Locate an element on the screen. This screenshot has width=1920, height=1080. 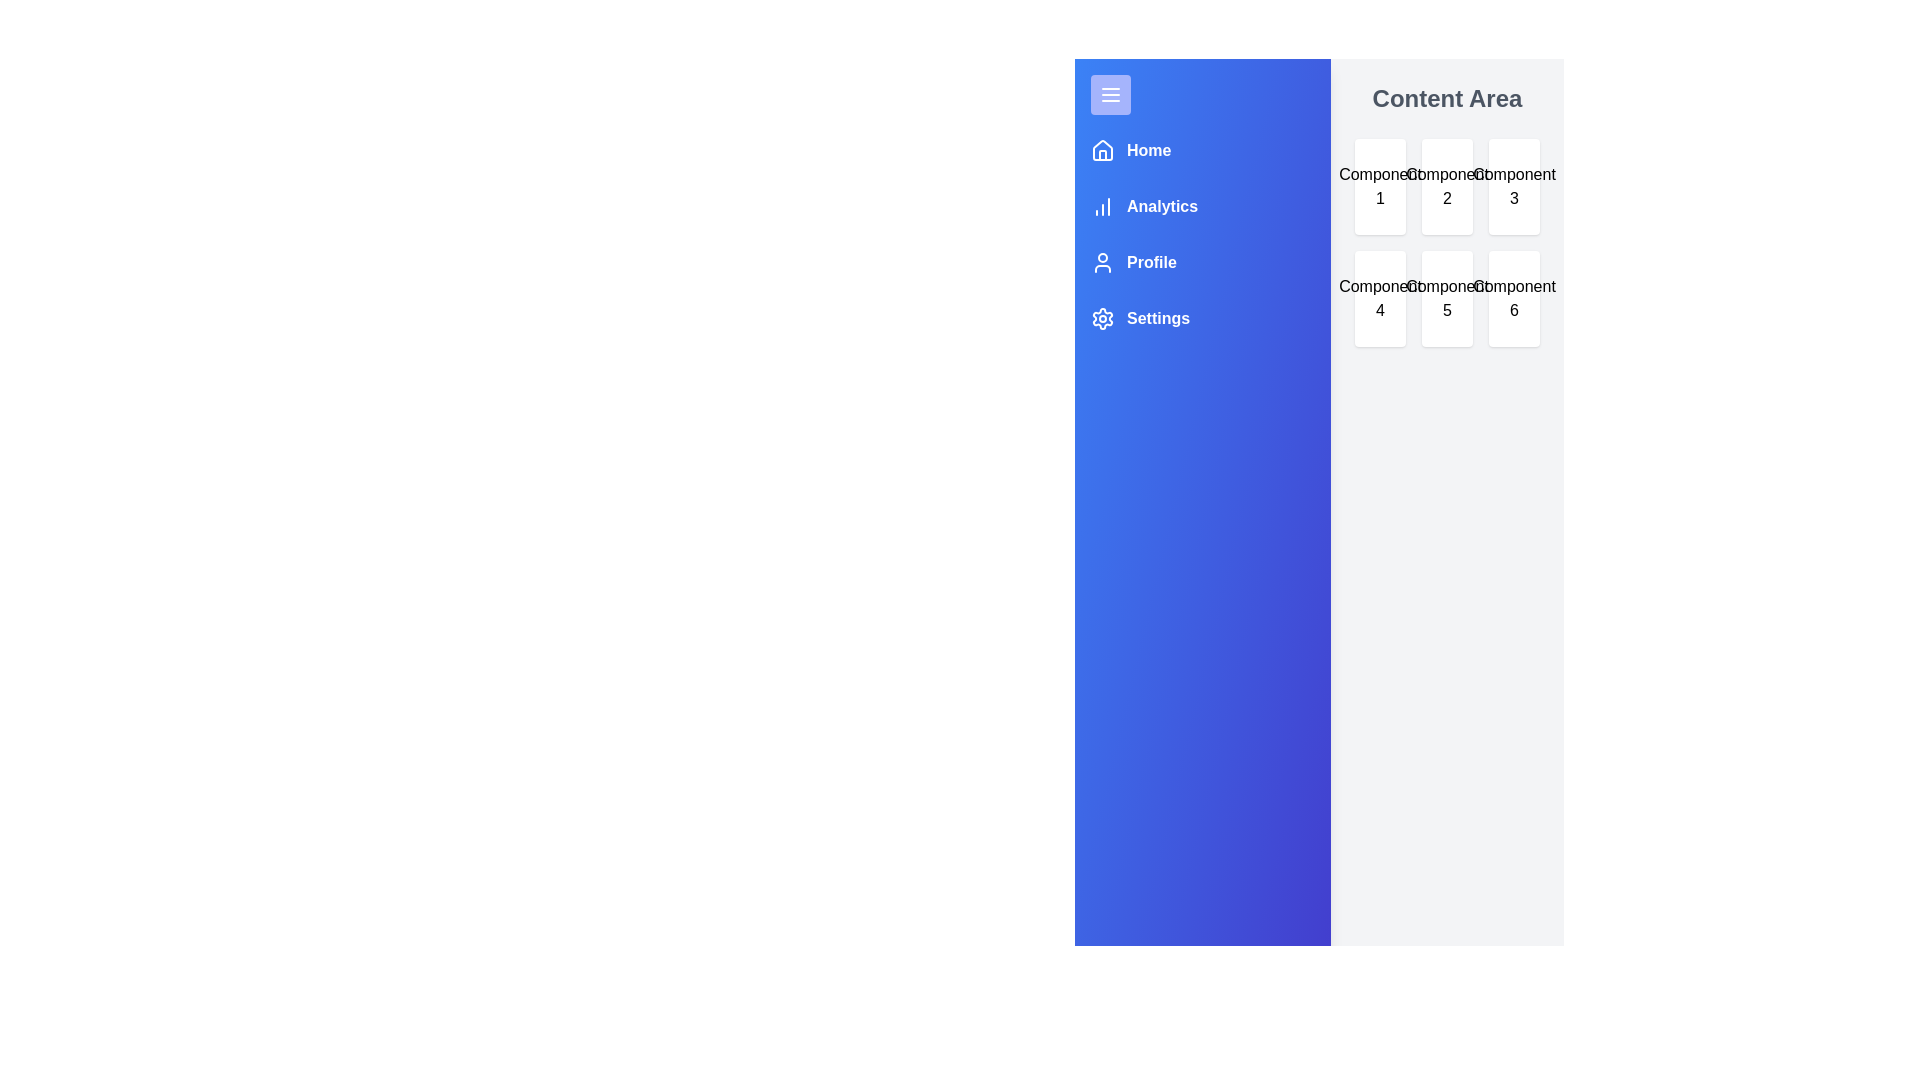
the menu item Home to view its tooltip is located at coordinates (1131, 149).